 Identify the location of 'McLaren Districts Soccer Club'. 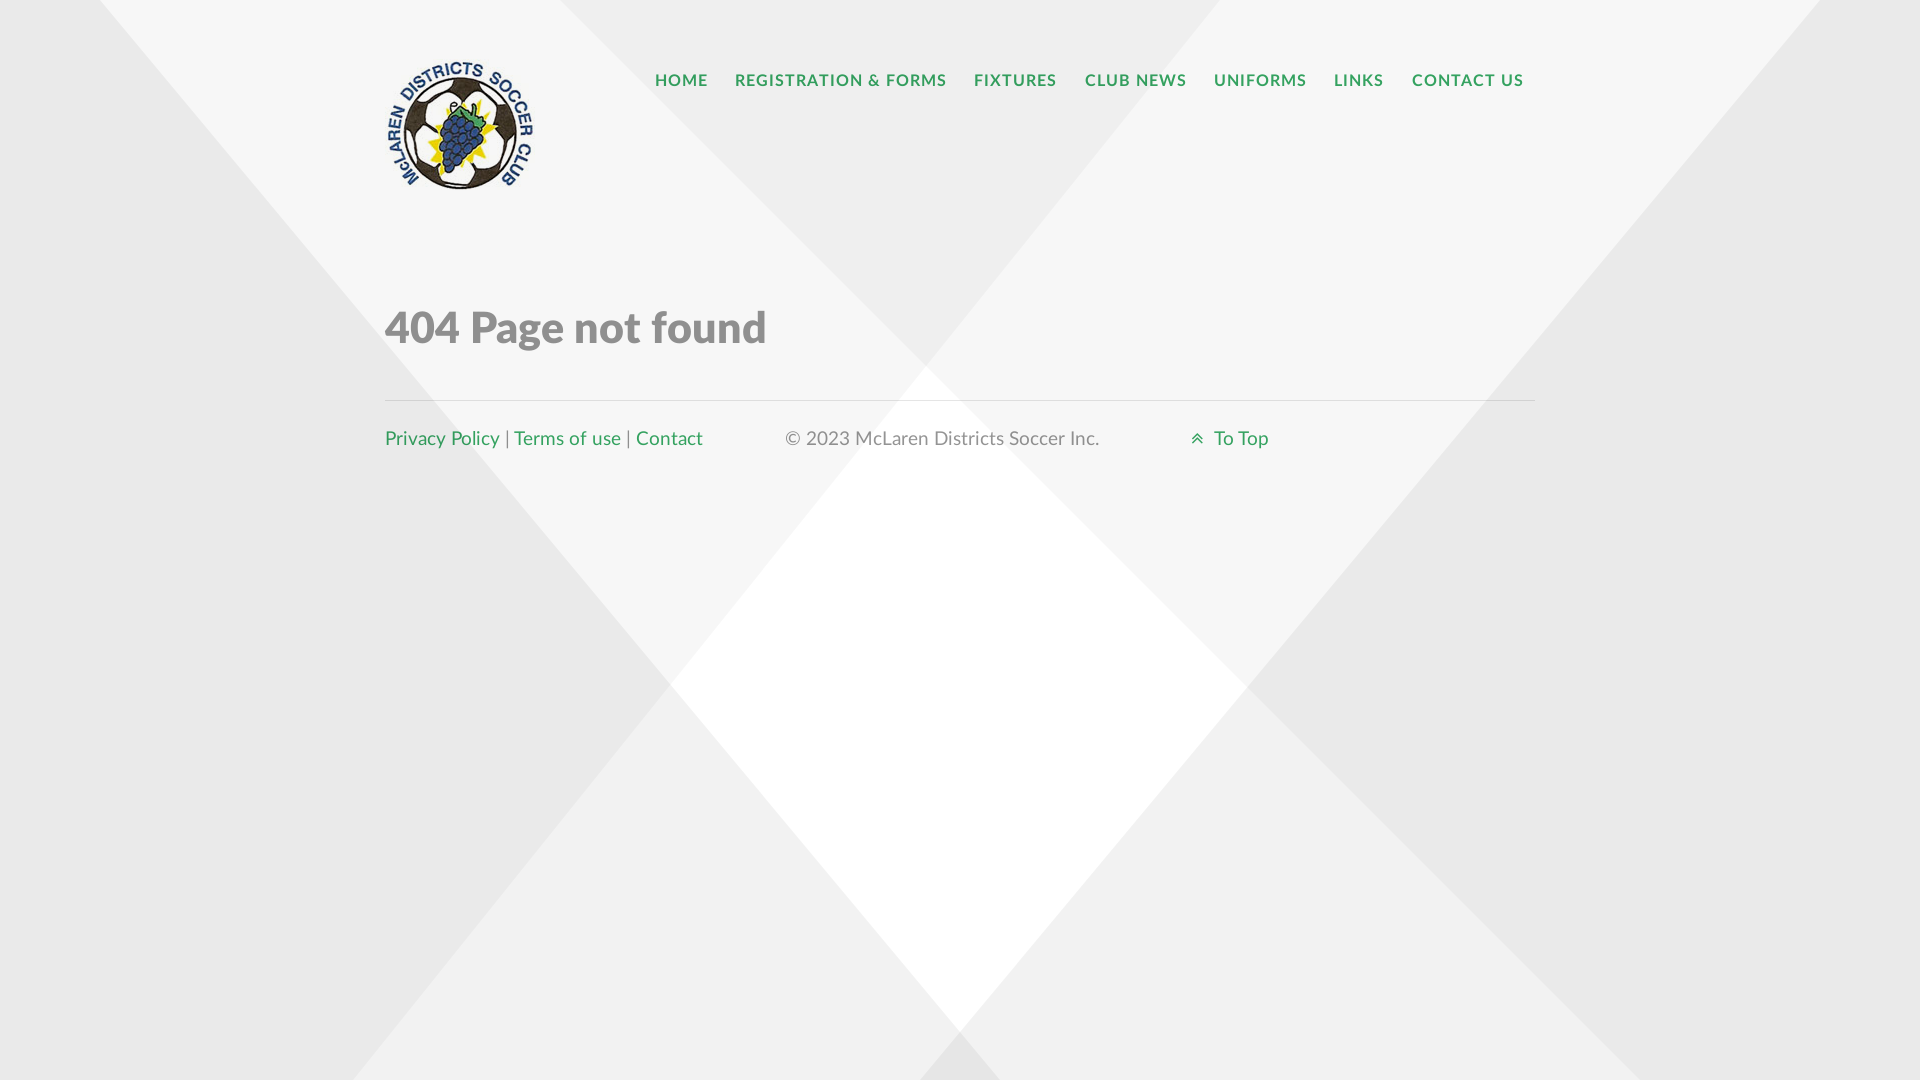
(467, 123).